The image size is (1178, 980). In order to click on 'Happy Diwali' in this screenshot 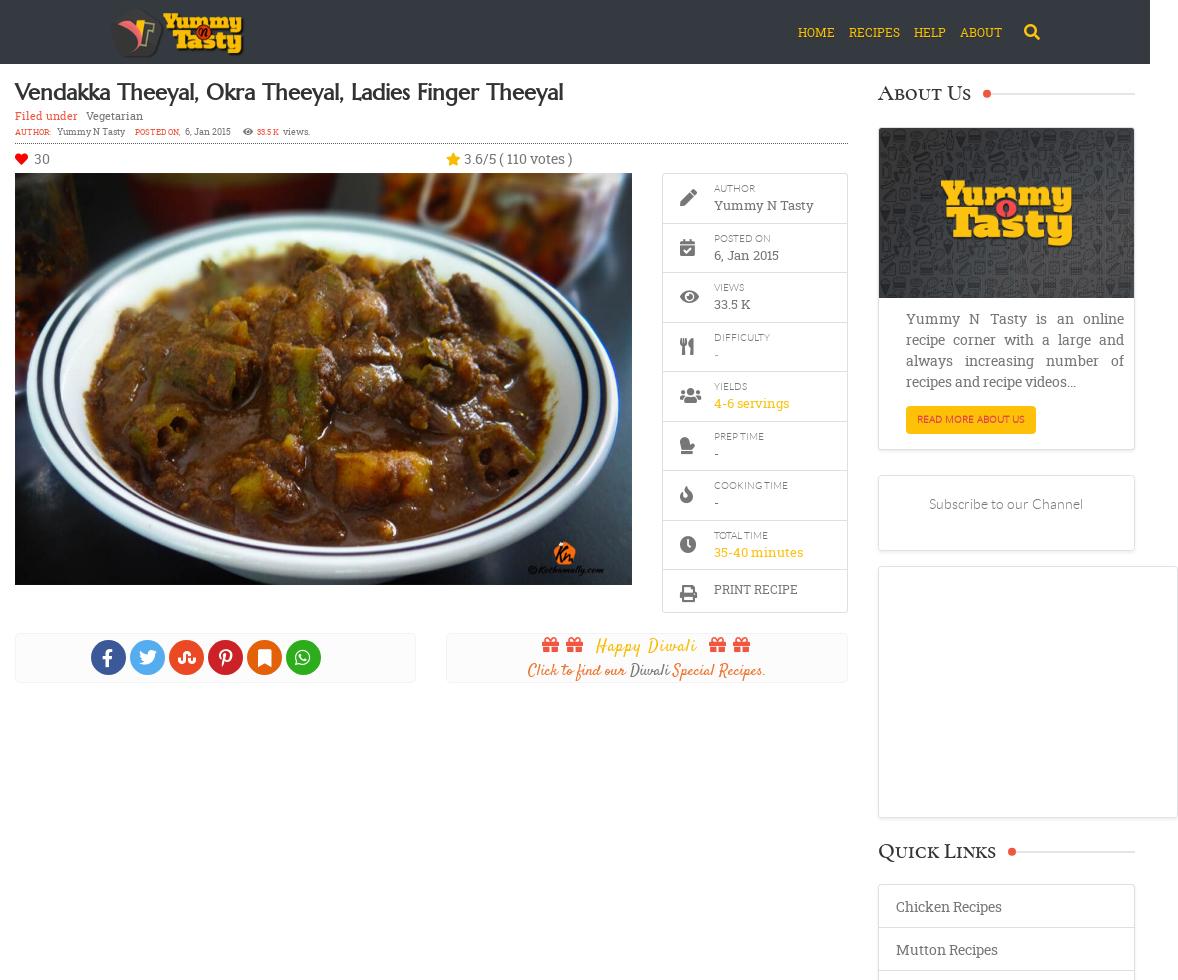, I will do `click(645, 647)`.